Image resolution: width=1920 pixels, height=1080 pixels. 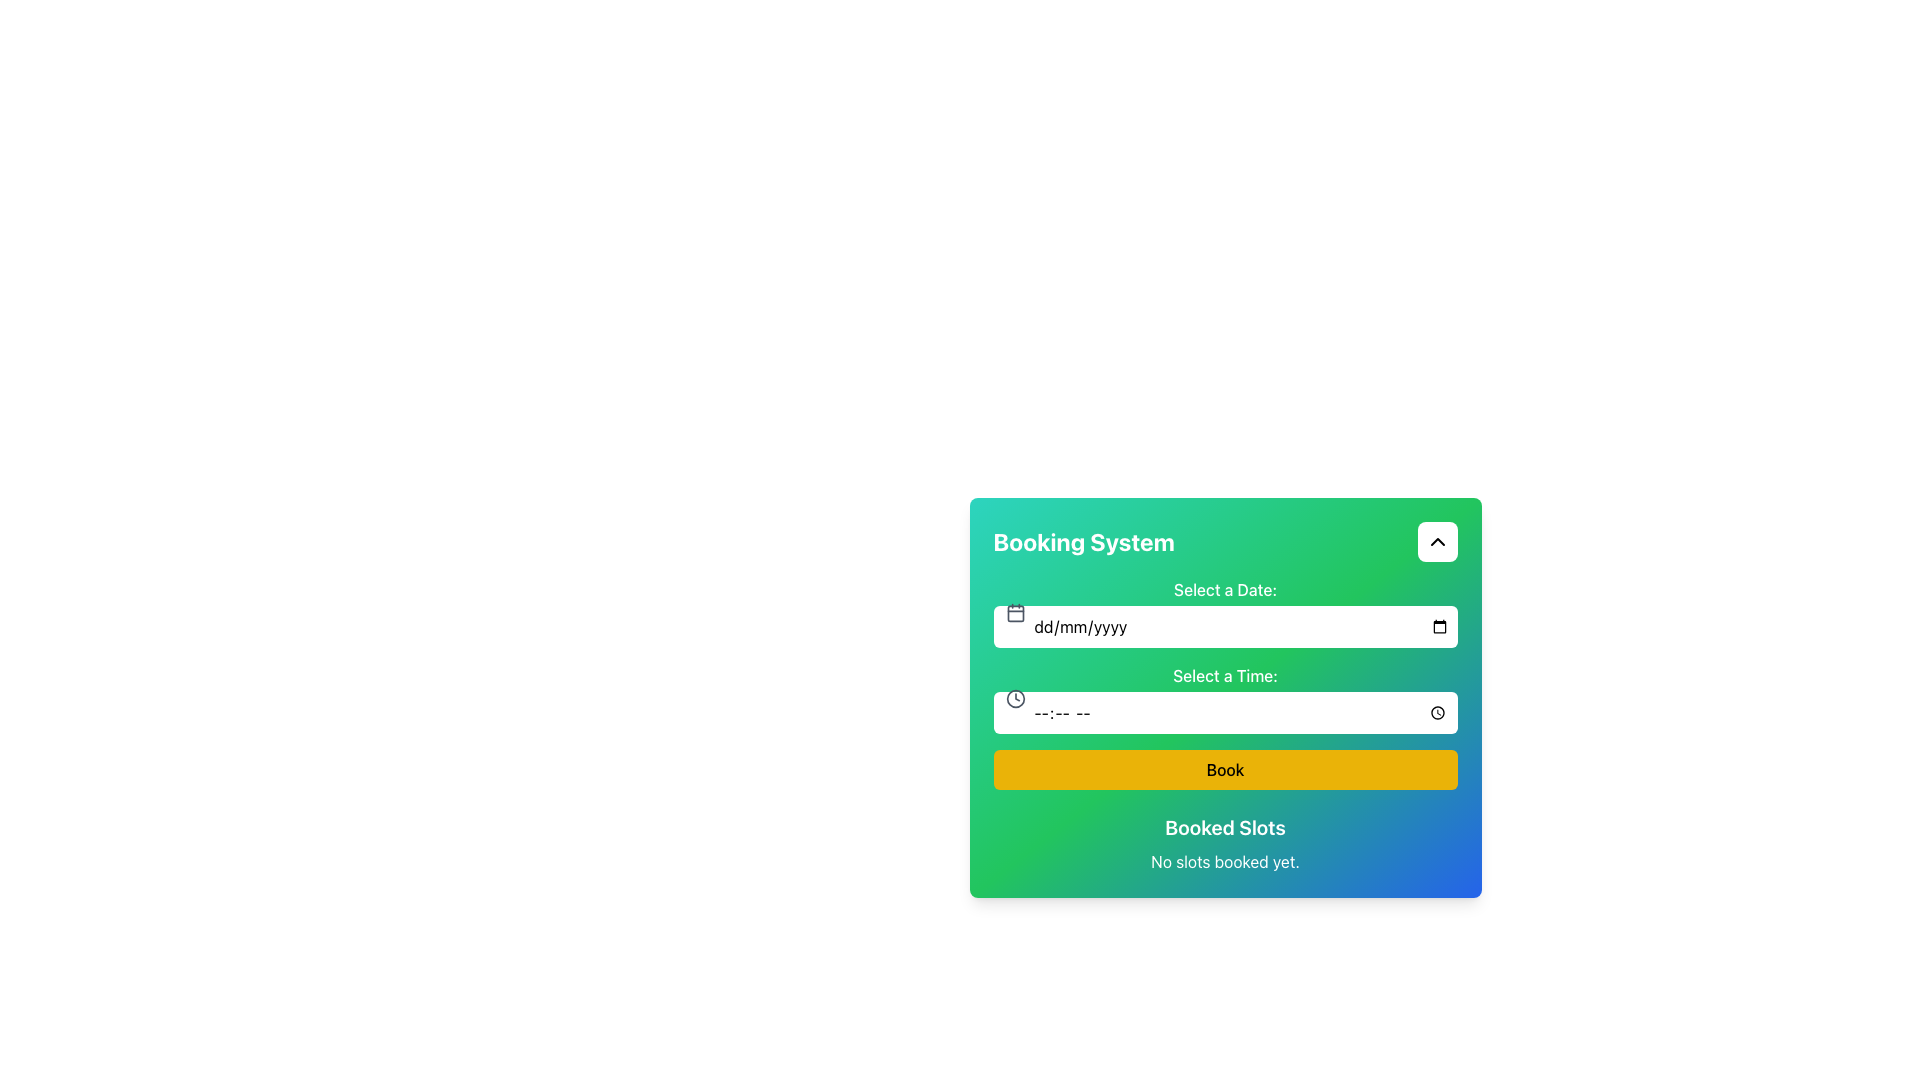 I want to click on the small outline clock icon located in the 'Select a Time:' section, to the left of the time input field, so click(x=1015, y=697).